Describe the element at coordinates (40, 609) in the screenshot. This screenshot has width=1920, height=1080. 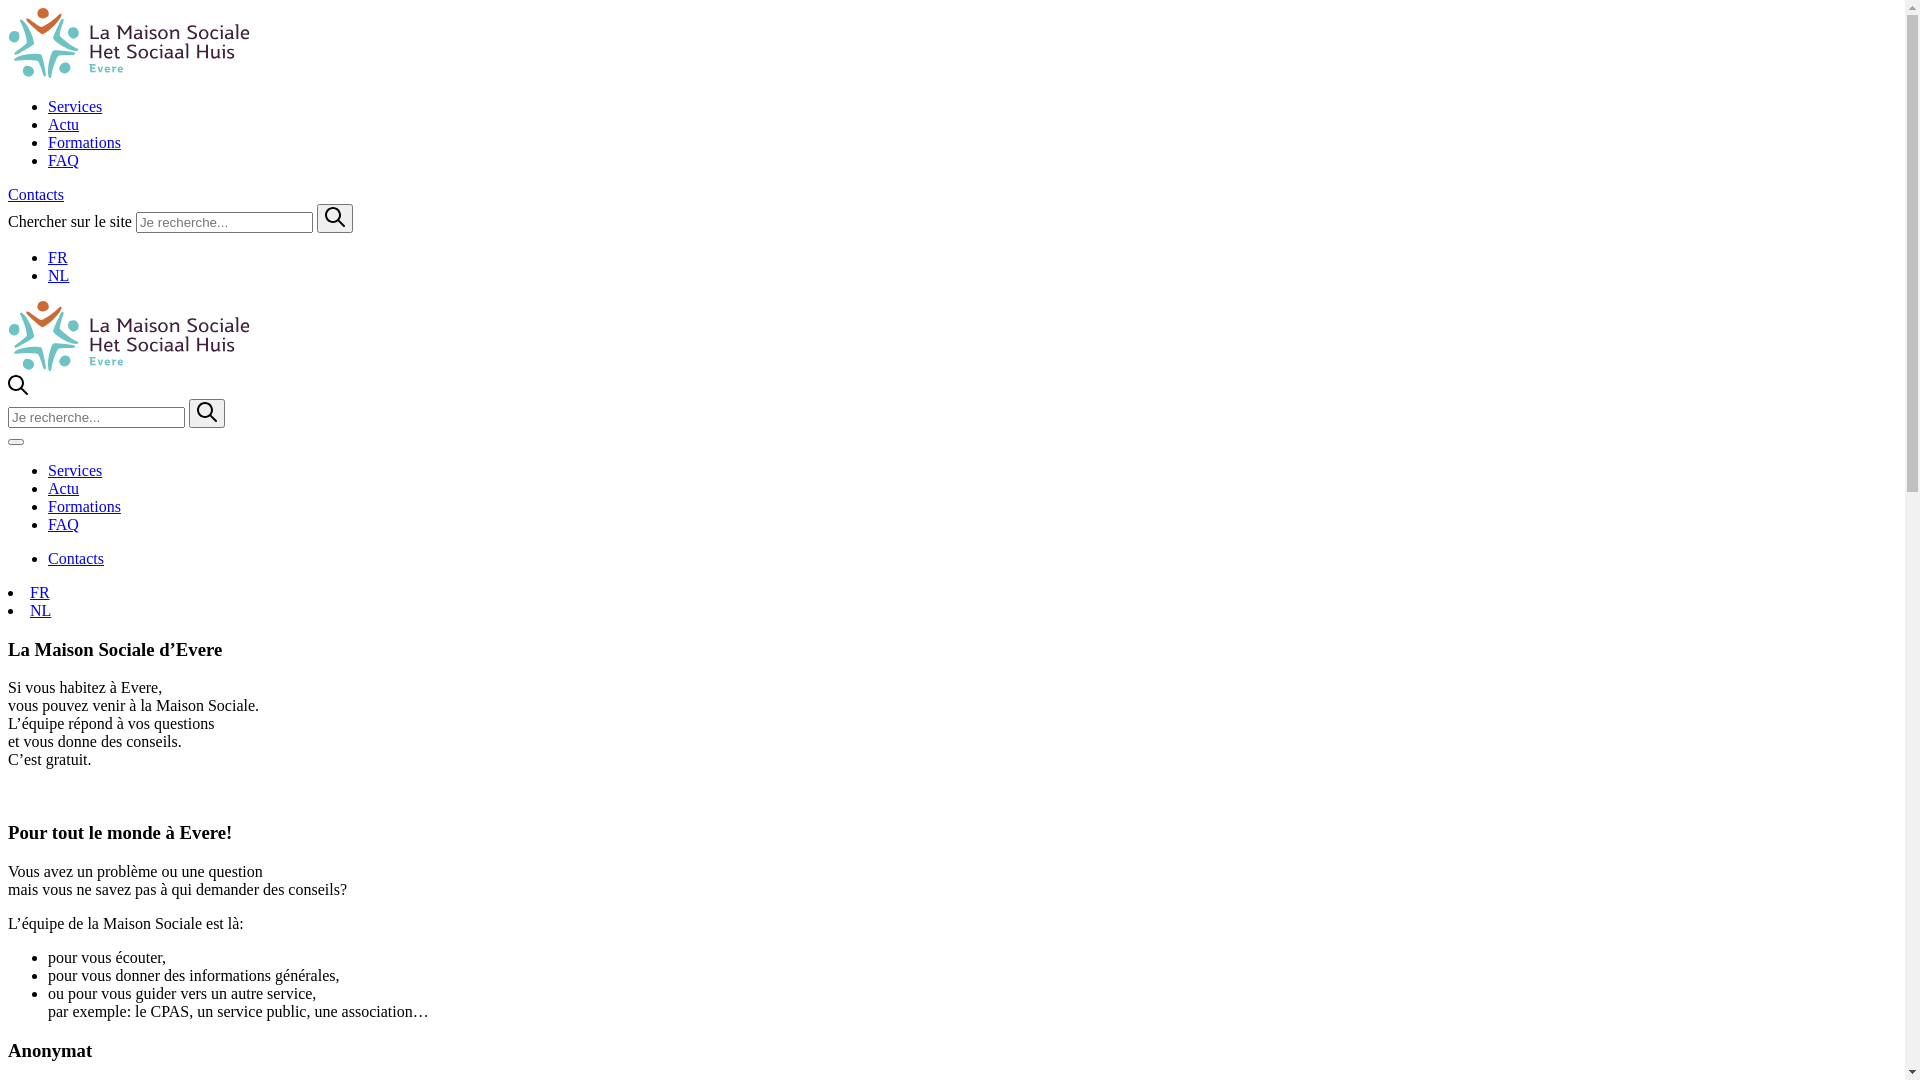
I see `'NL'` at that location.